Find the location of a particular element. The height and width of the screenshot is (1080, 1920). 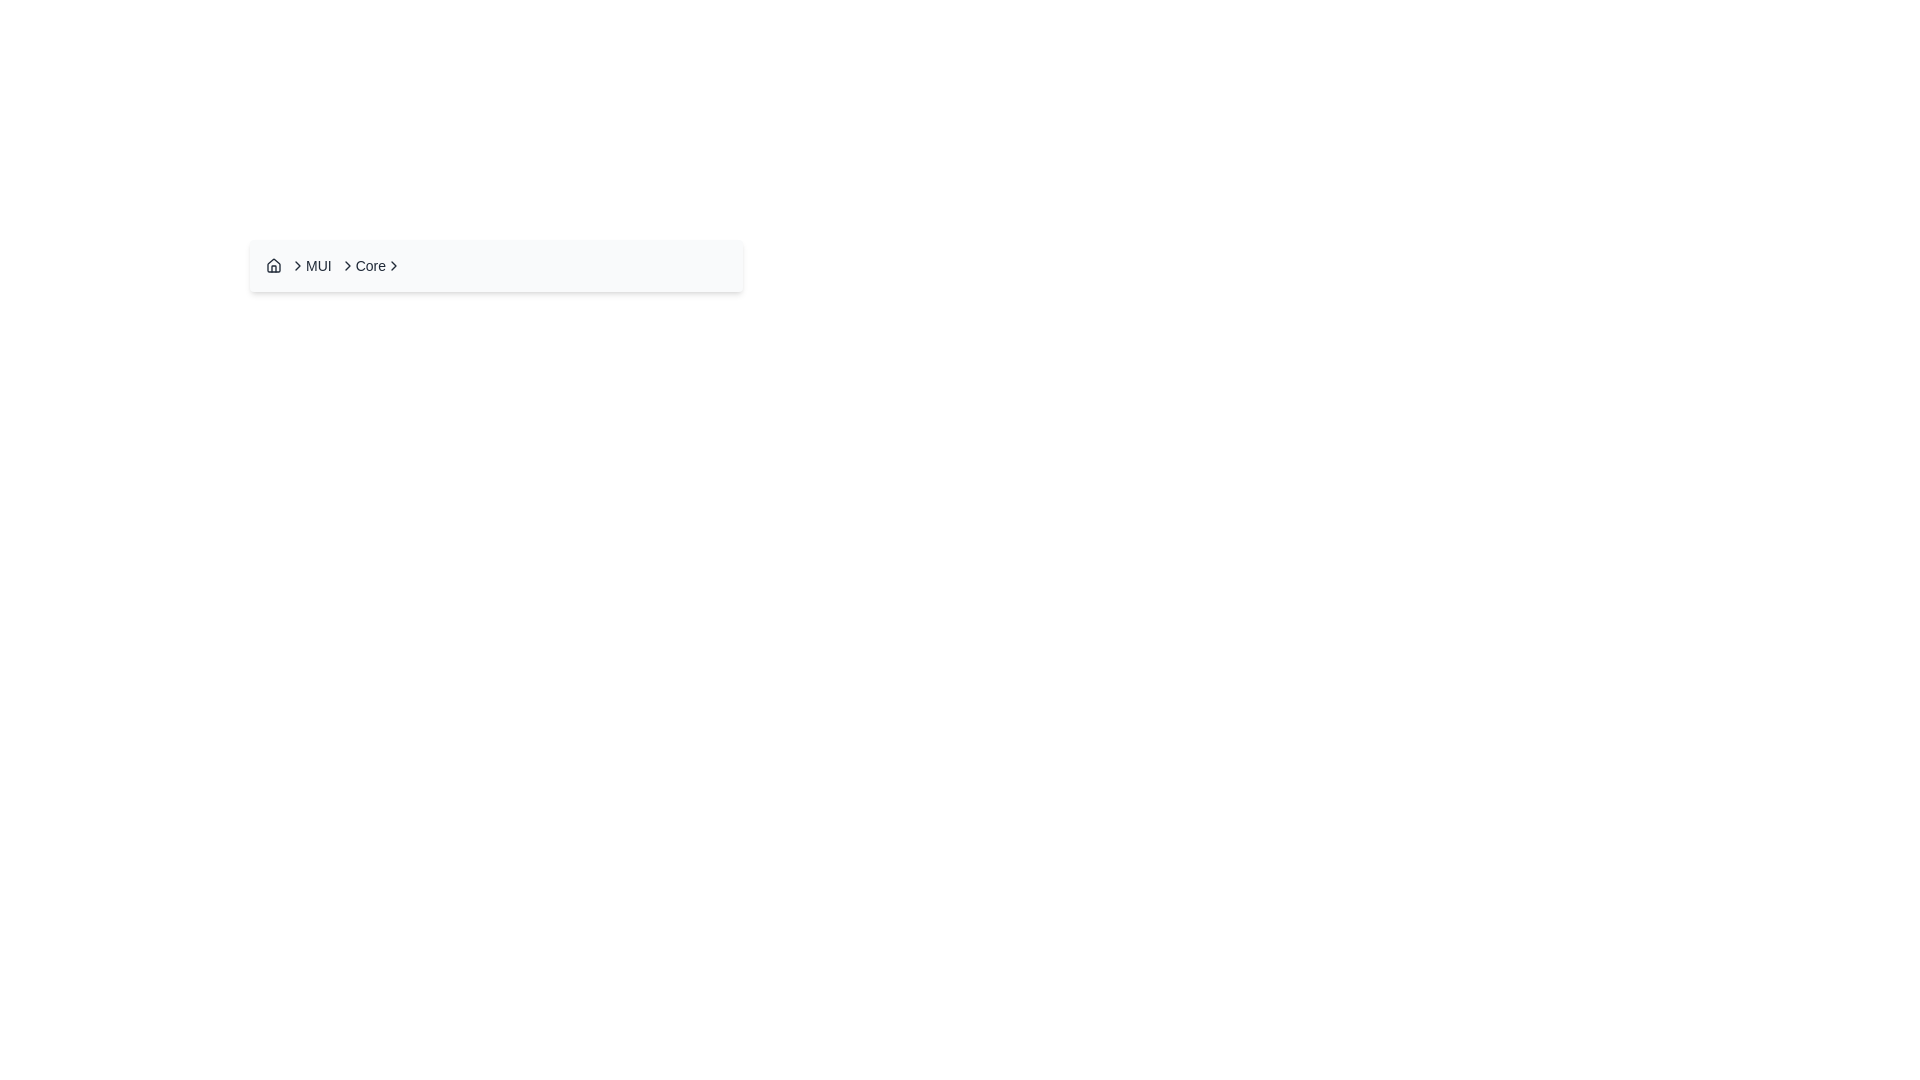

the chevron icon that serves as a navigational separator between the 'Home' icon and the 'MUI' text in the breadcrumb trail is located at coordinates (296, 265).